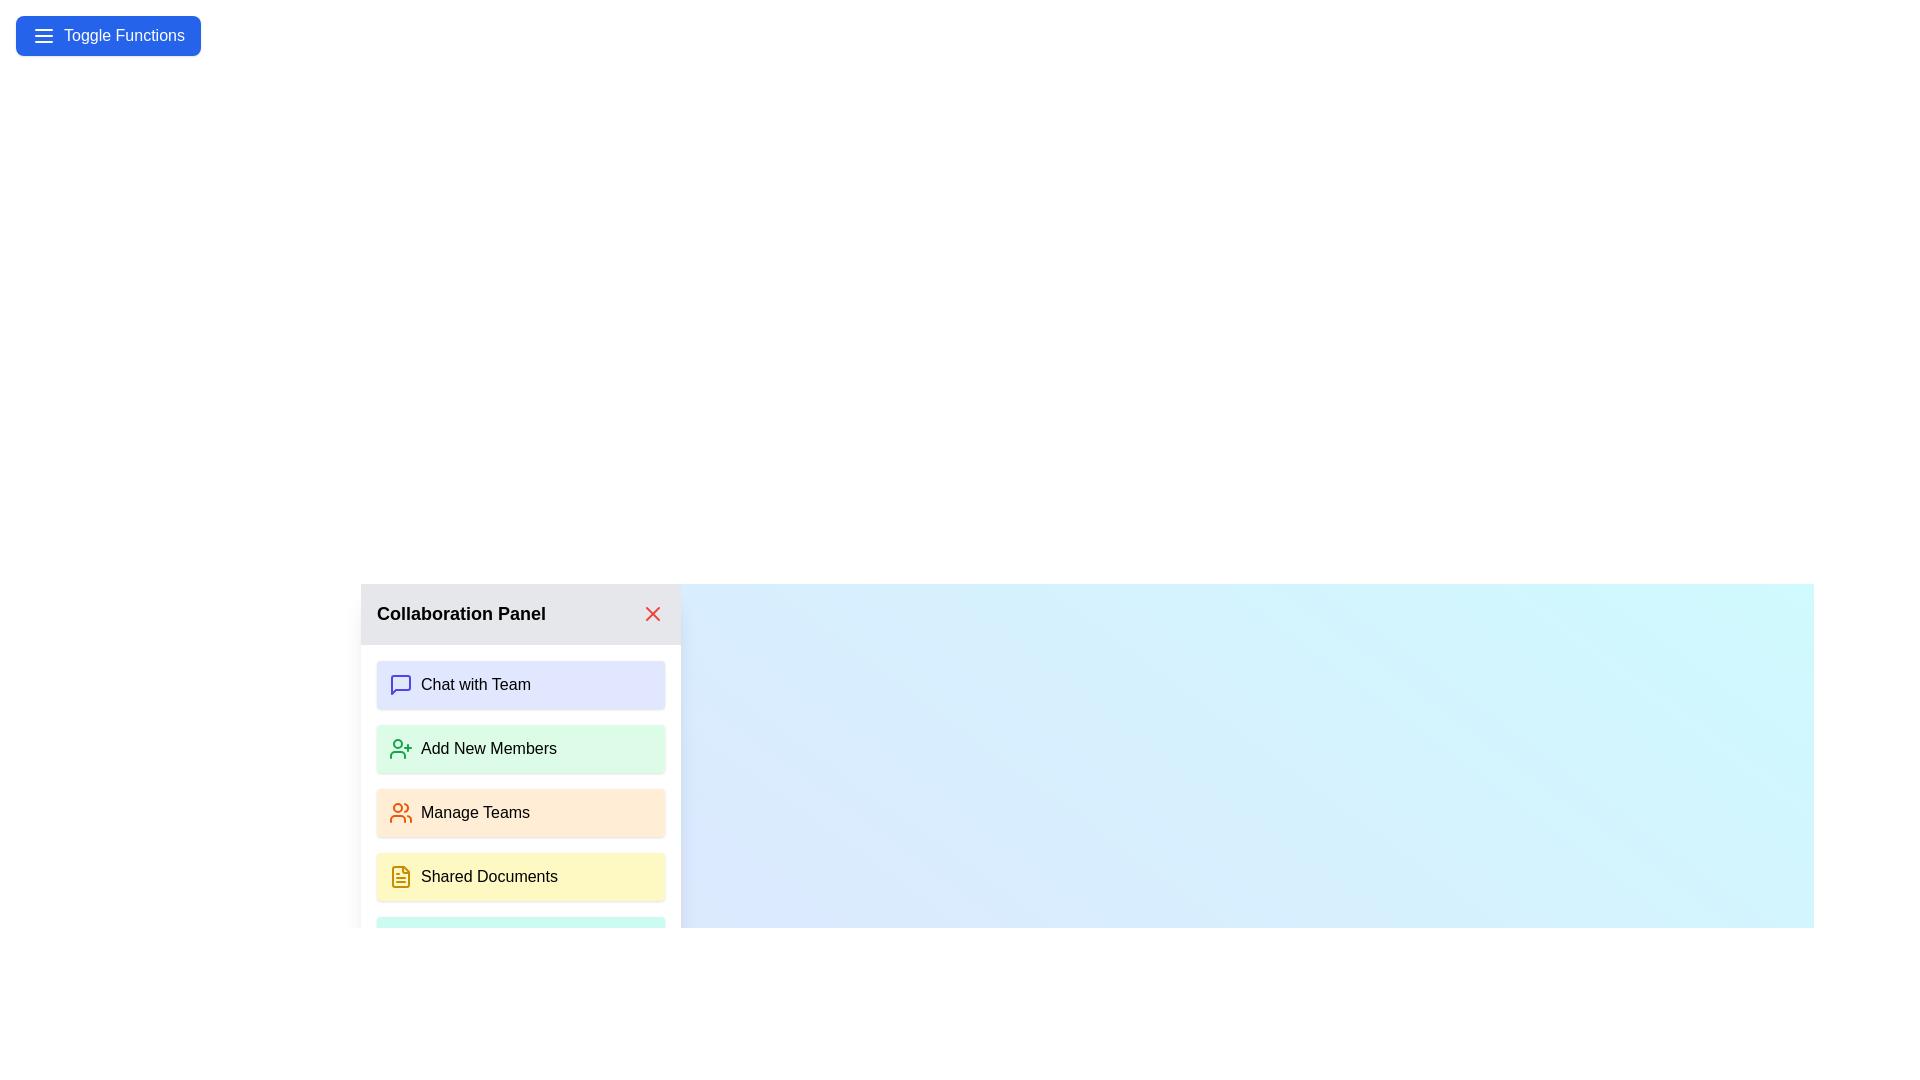  I want to click on the orange group of people icon located within the 'Manage Teams' menu item, so click(400, 813).